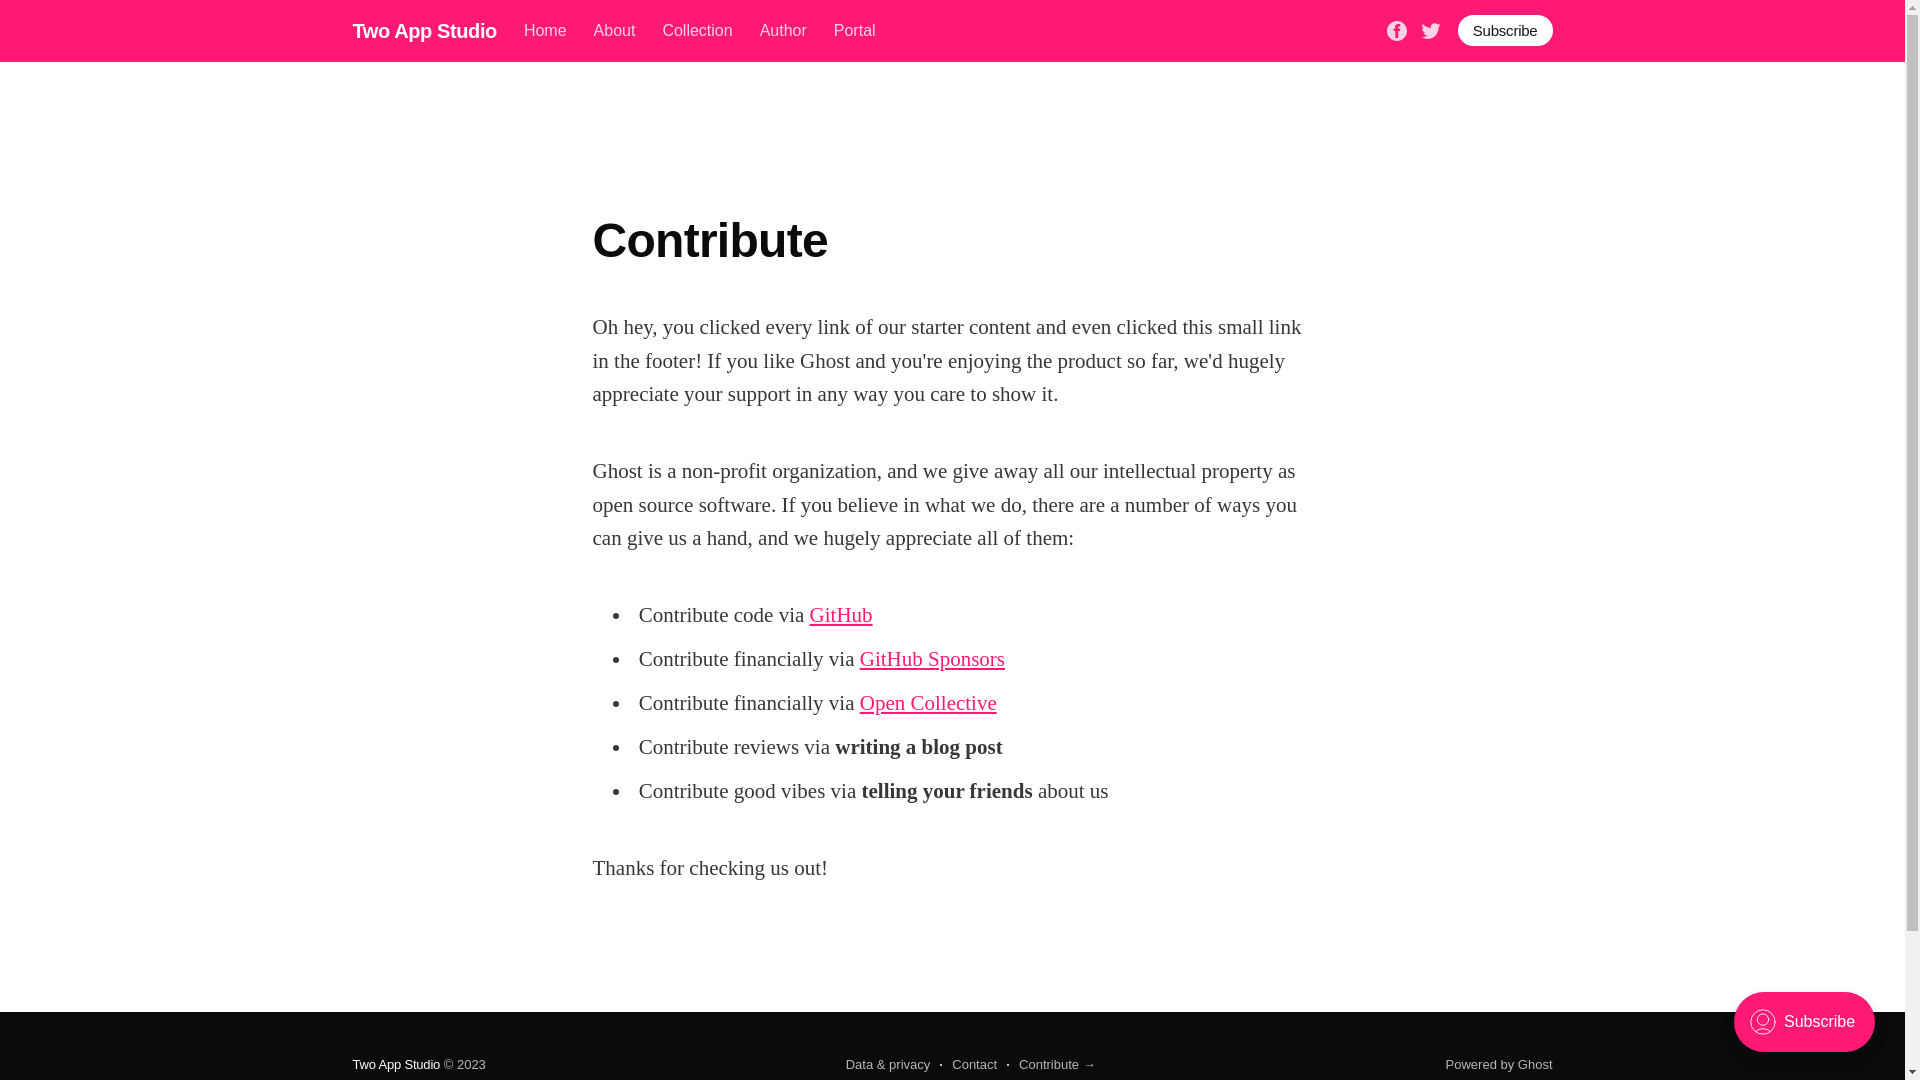 Image resolution: width=1920 pixels, height=1080 pixels. I want to click on 'Collection', so click(696, 30).